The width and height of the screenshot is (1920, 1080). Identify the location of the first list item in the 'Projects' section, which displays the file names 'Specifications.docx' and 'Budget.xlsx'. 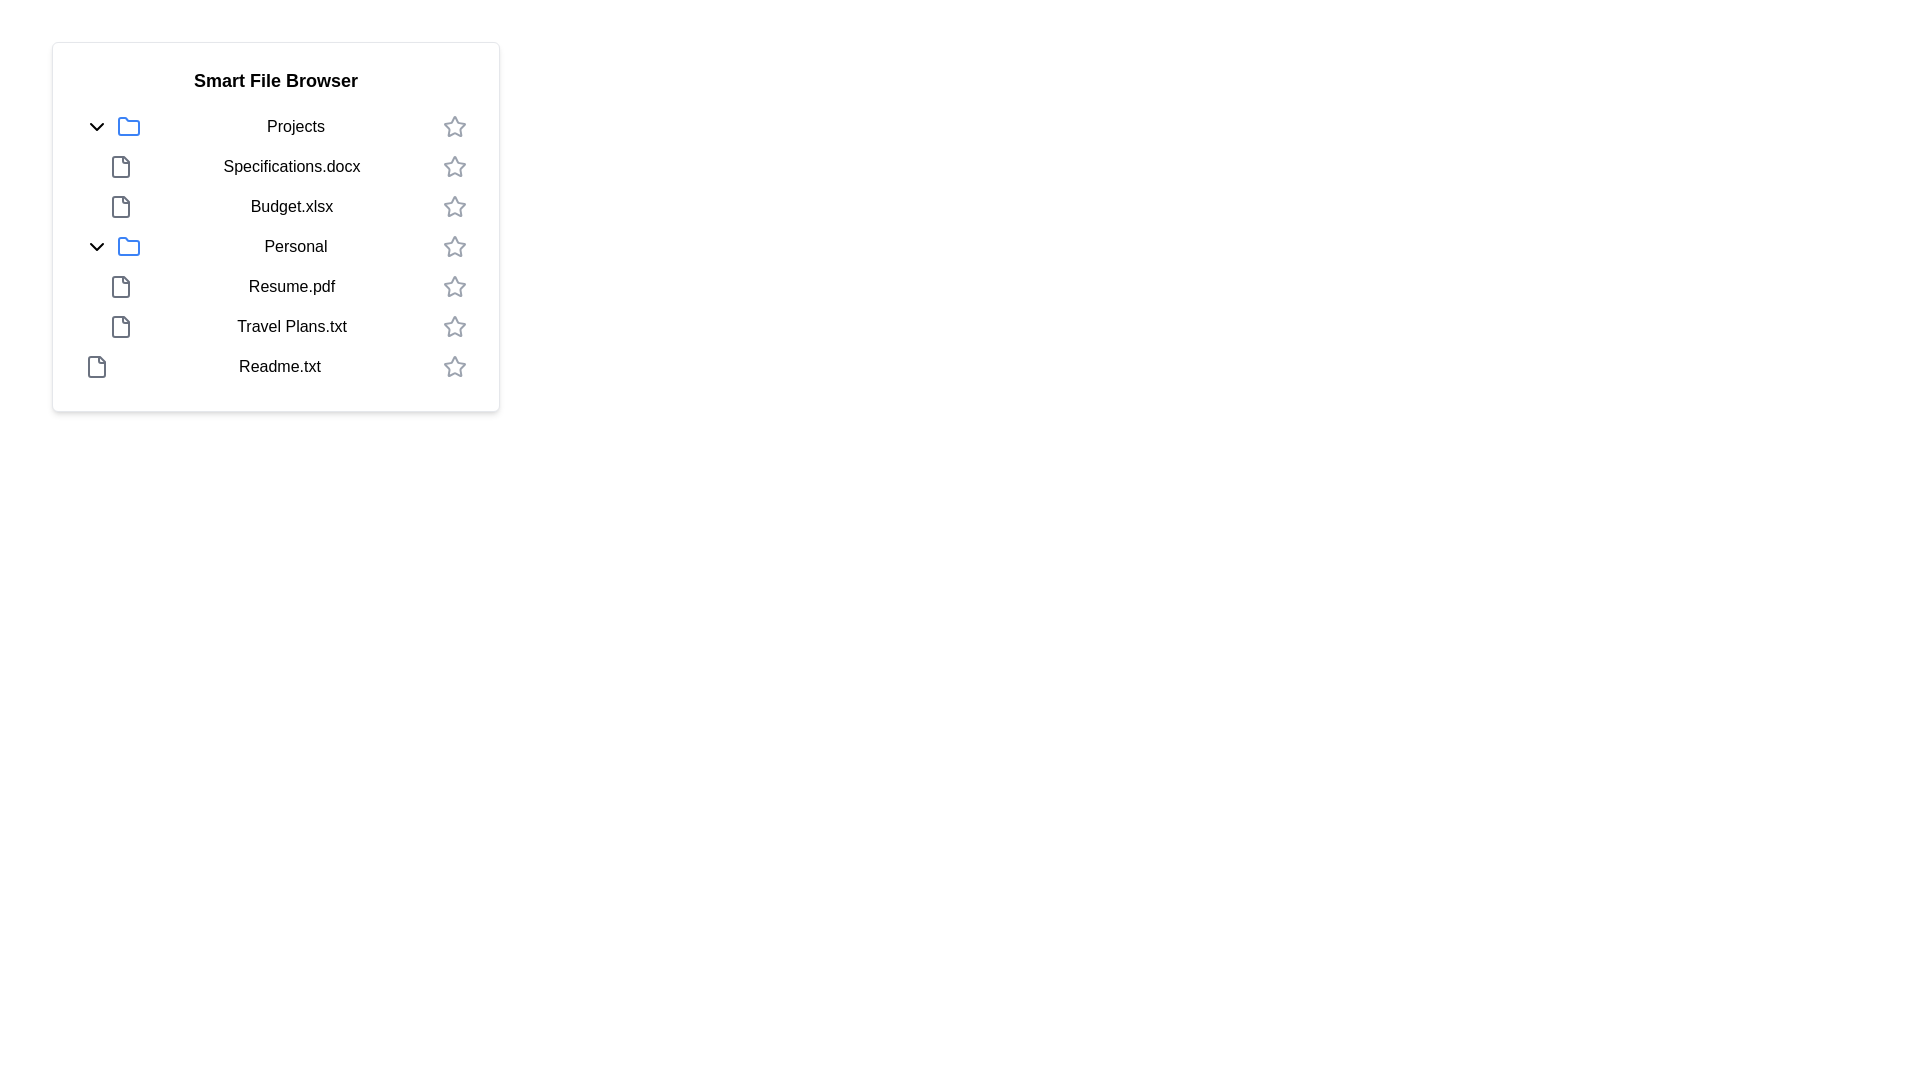
(274, 186).